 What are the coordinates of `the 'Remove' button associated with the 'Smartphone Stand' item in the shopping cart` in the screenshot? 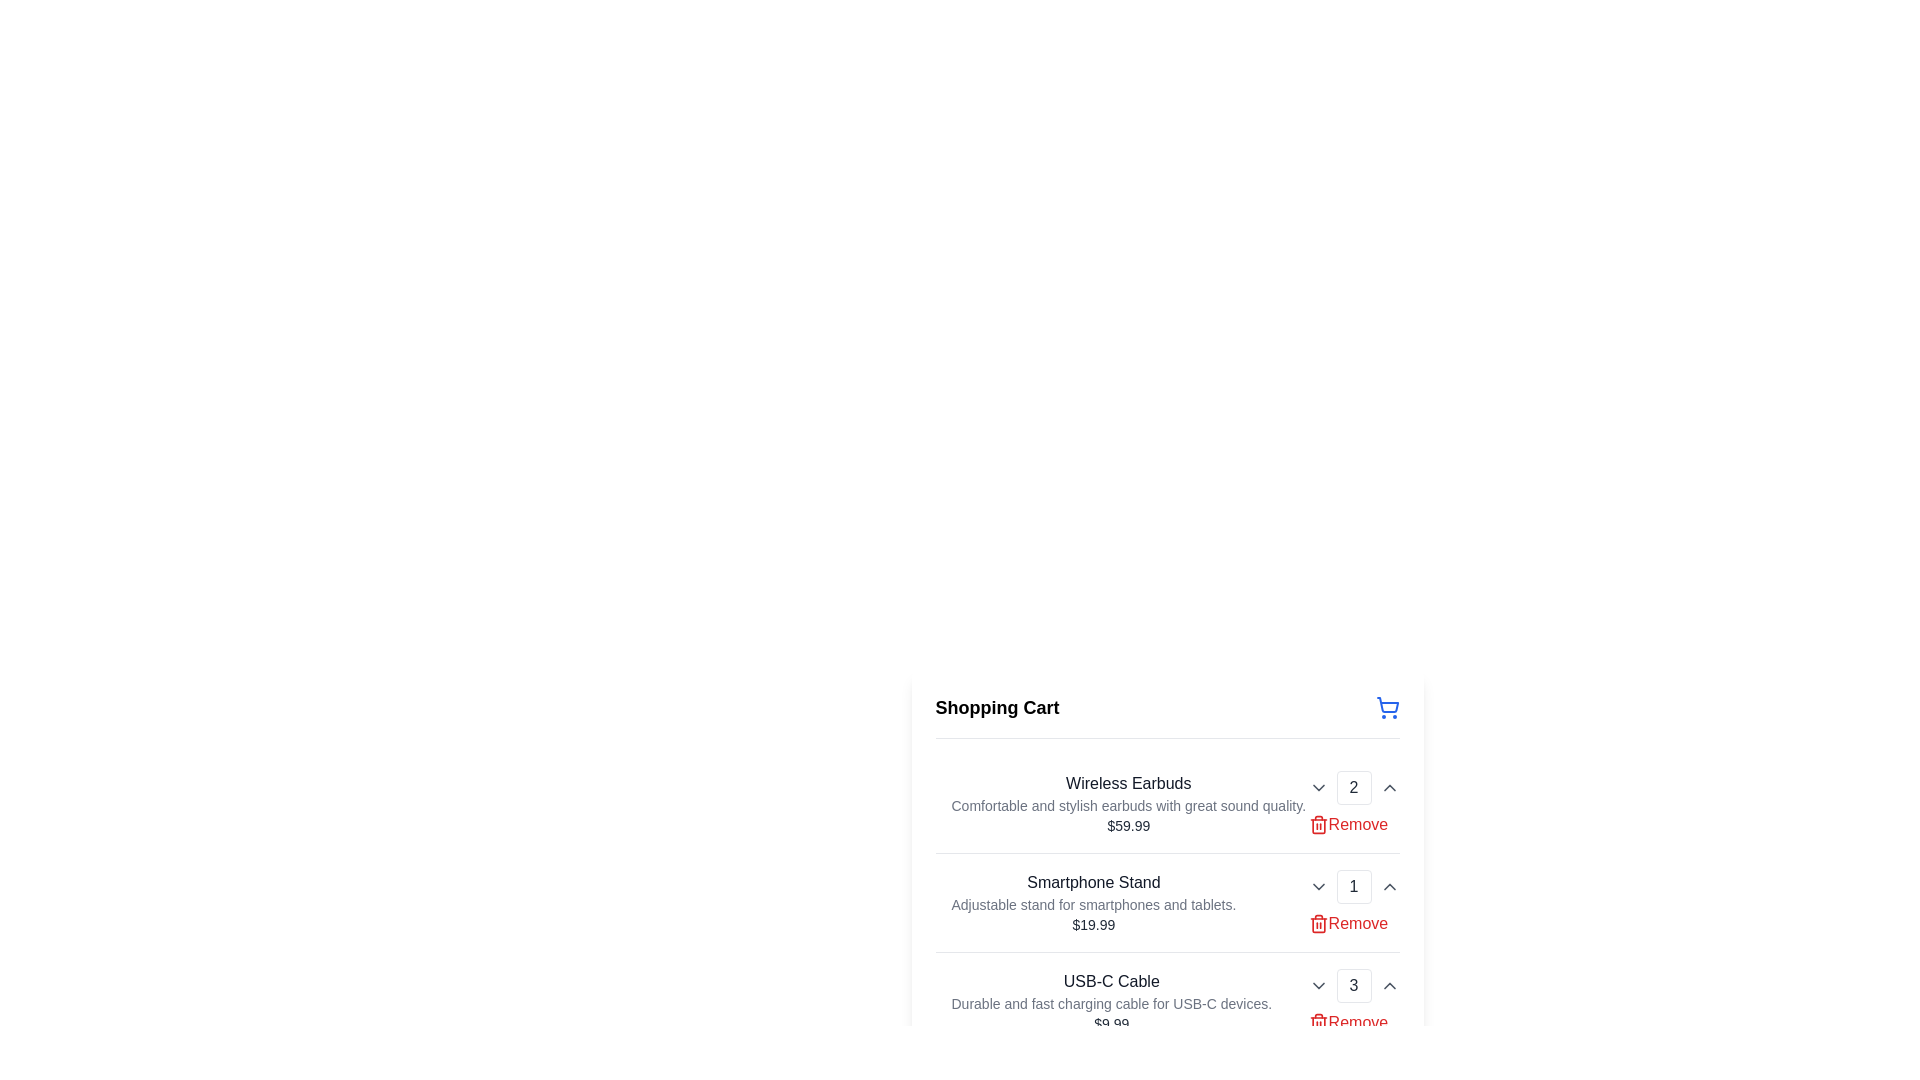 It's located at (1348, 924).